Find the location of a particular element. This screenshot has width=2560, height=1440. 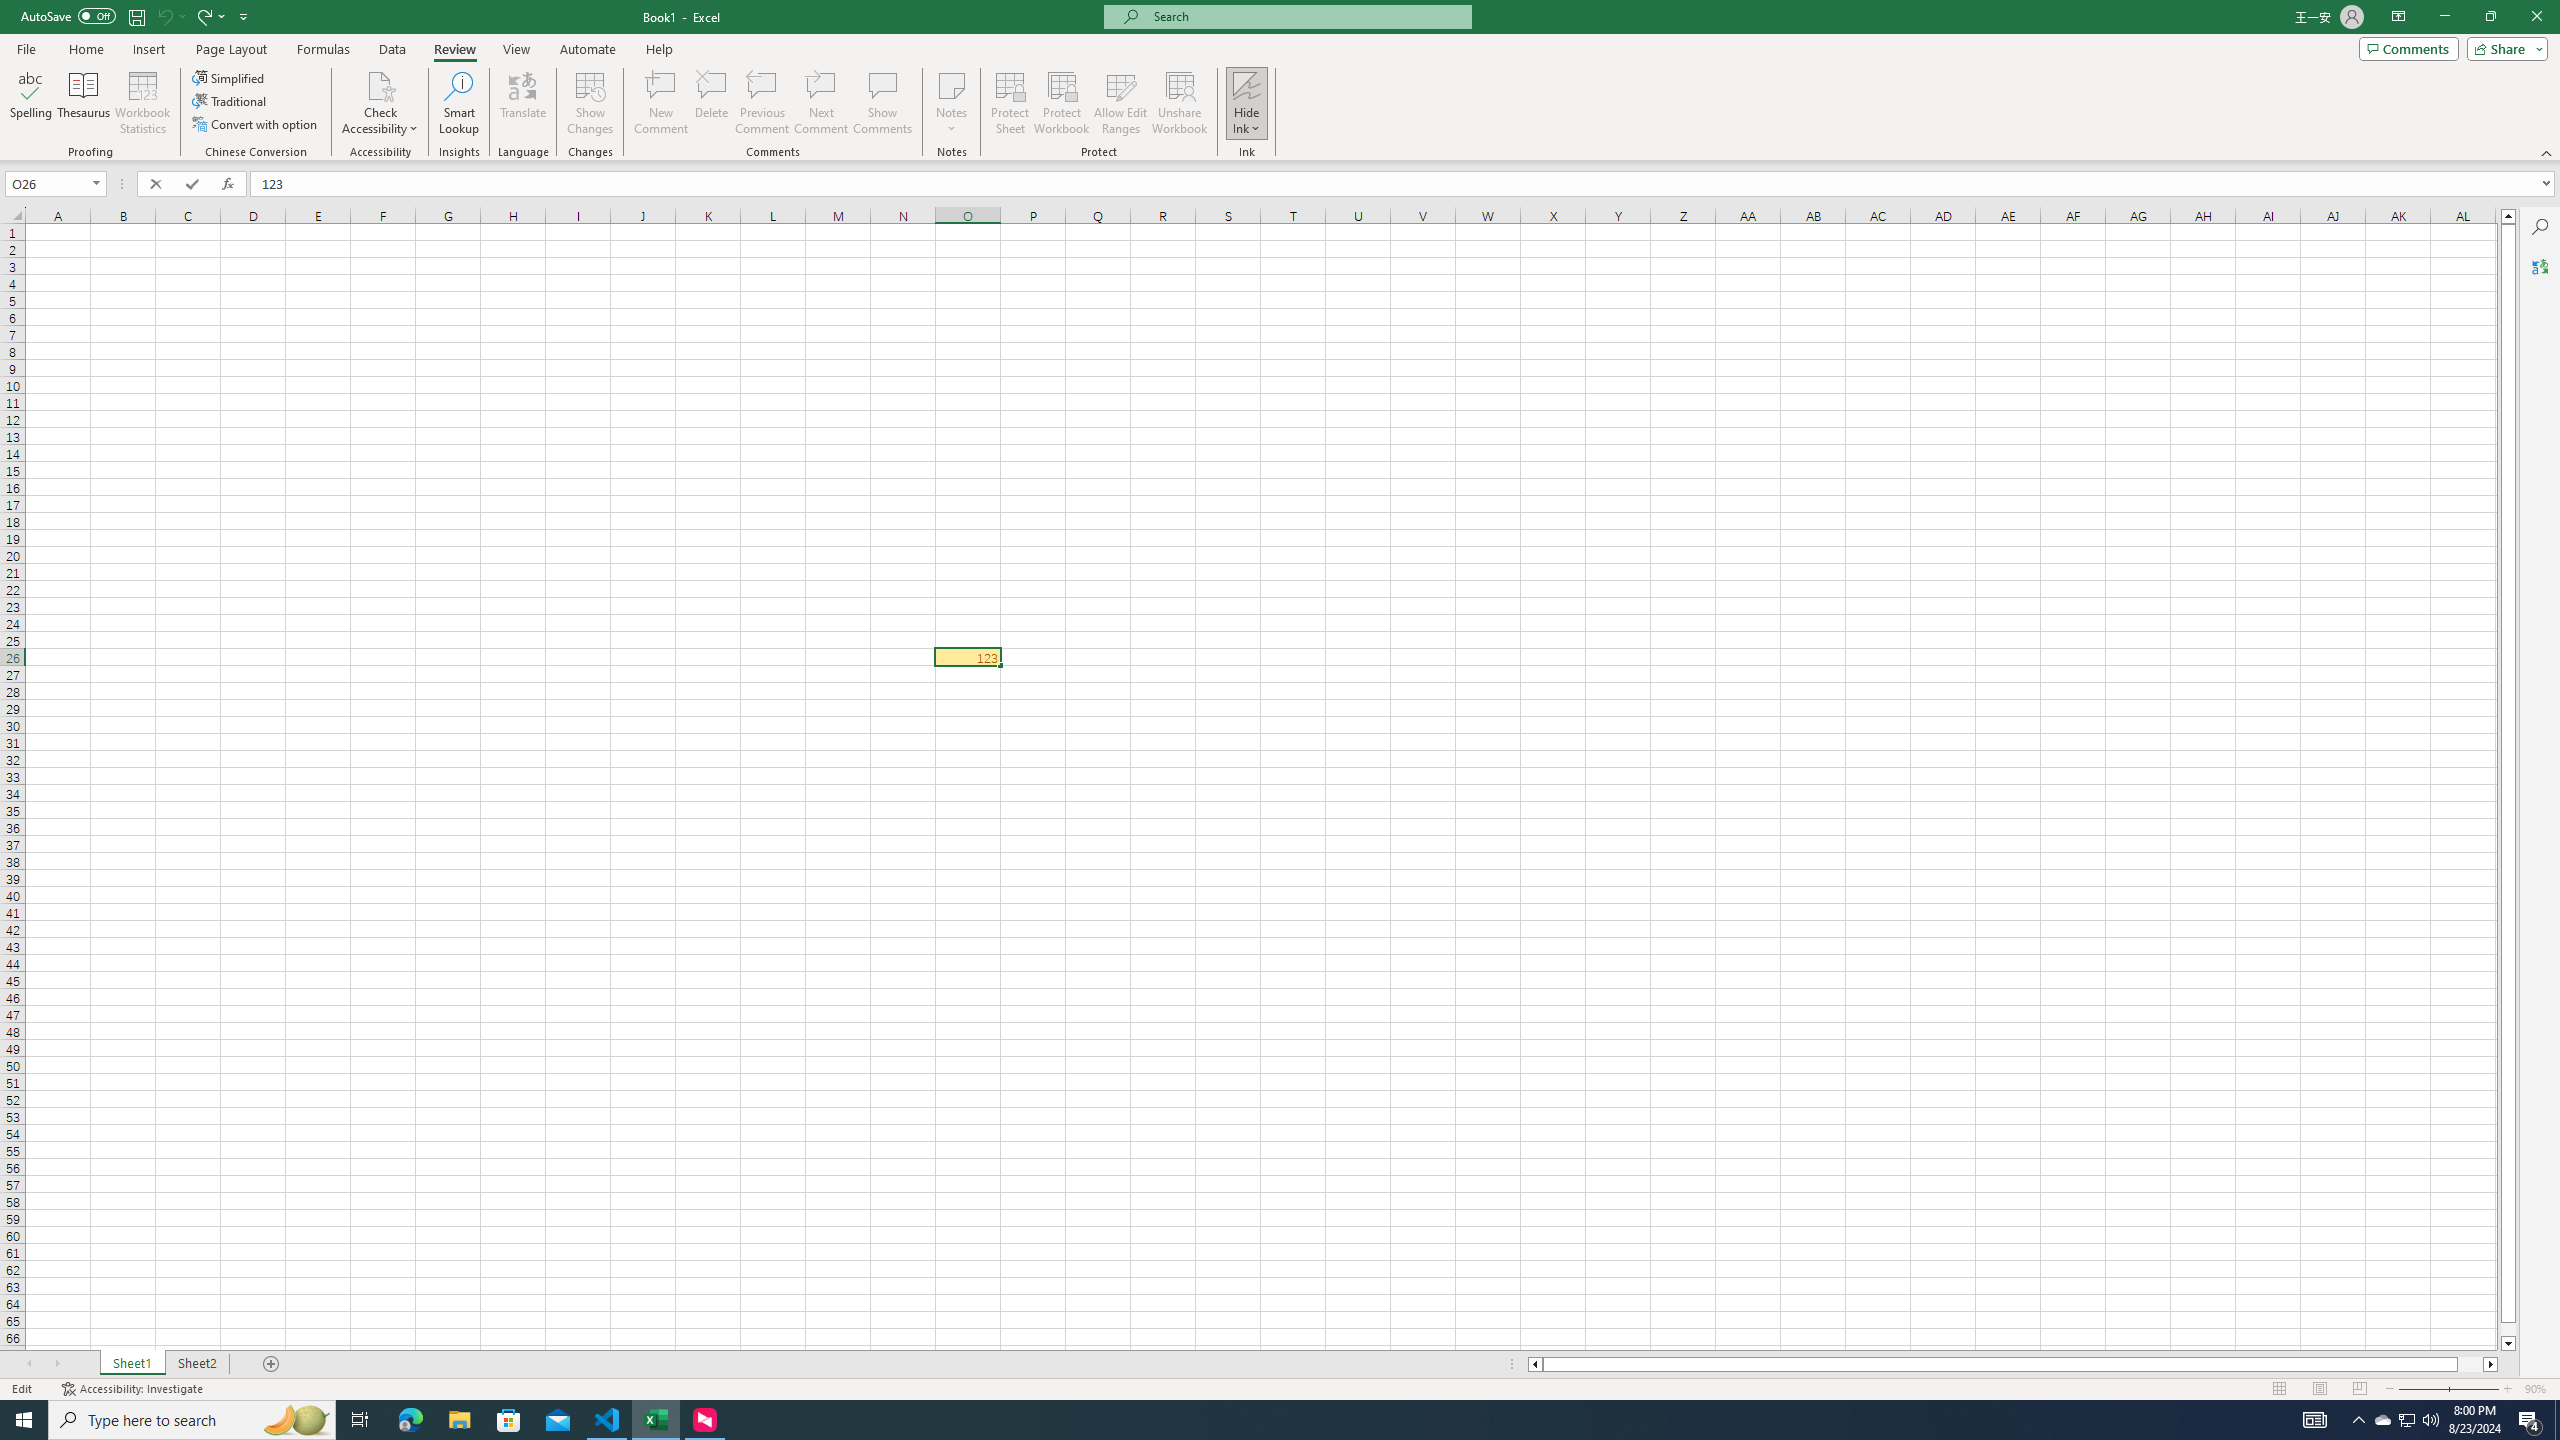

'Edit Cell' is located at coordinates (966, 656).